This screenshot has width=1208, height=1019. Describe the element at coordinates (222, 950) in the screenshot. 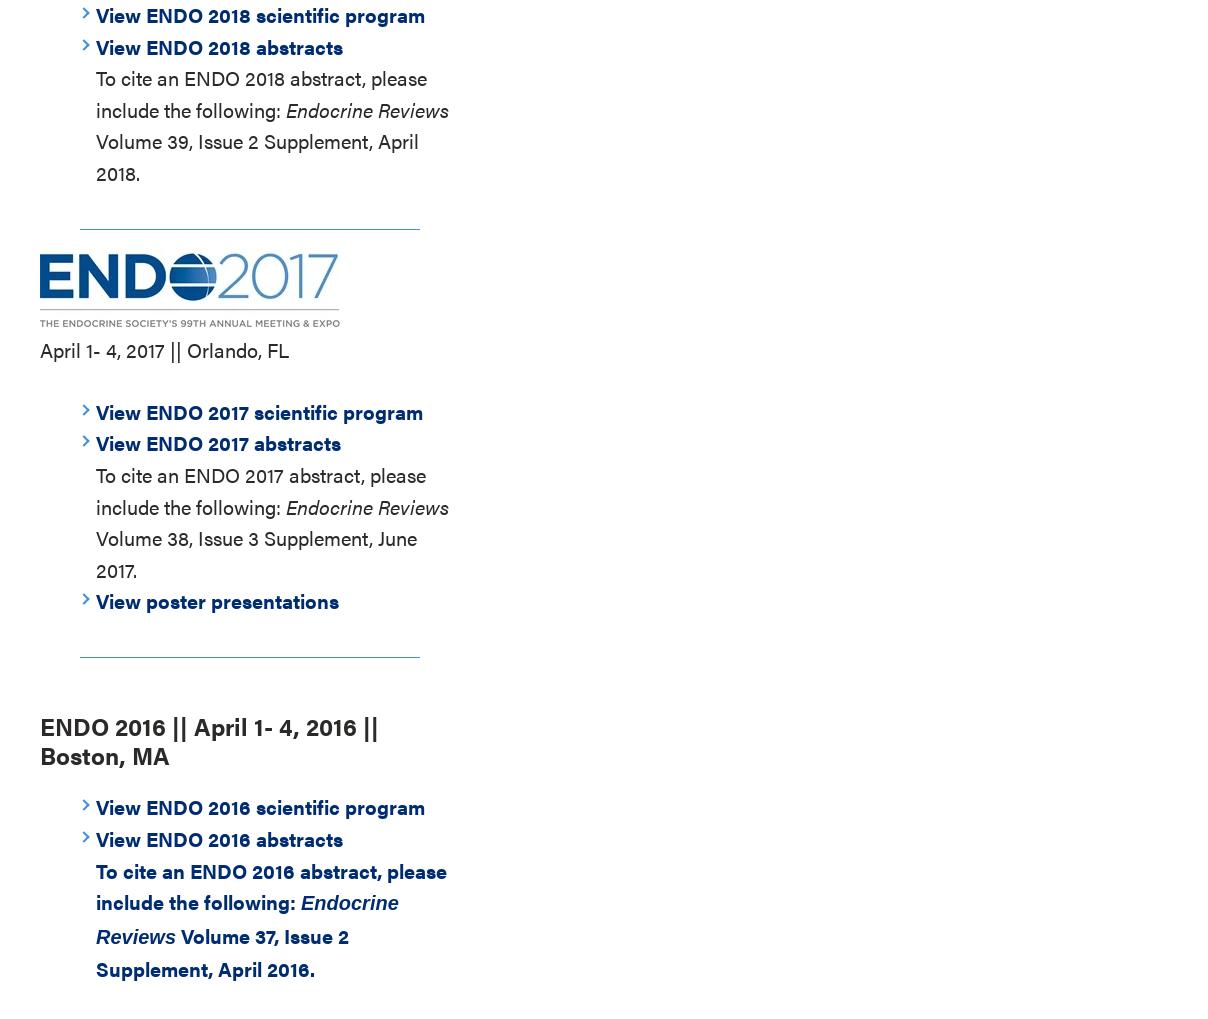

I see `'Volume 37, Issue 2 Supplement, April 2016.'` at that location.